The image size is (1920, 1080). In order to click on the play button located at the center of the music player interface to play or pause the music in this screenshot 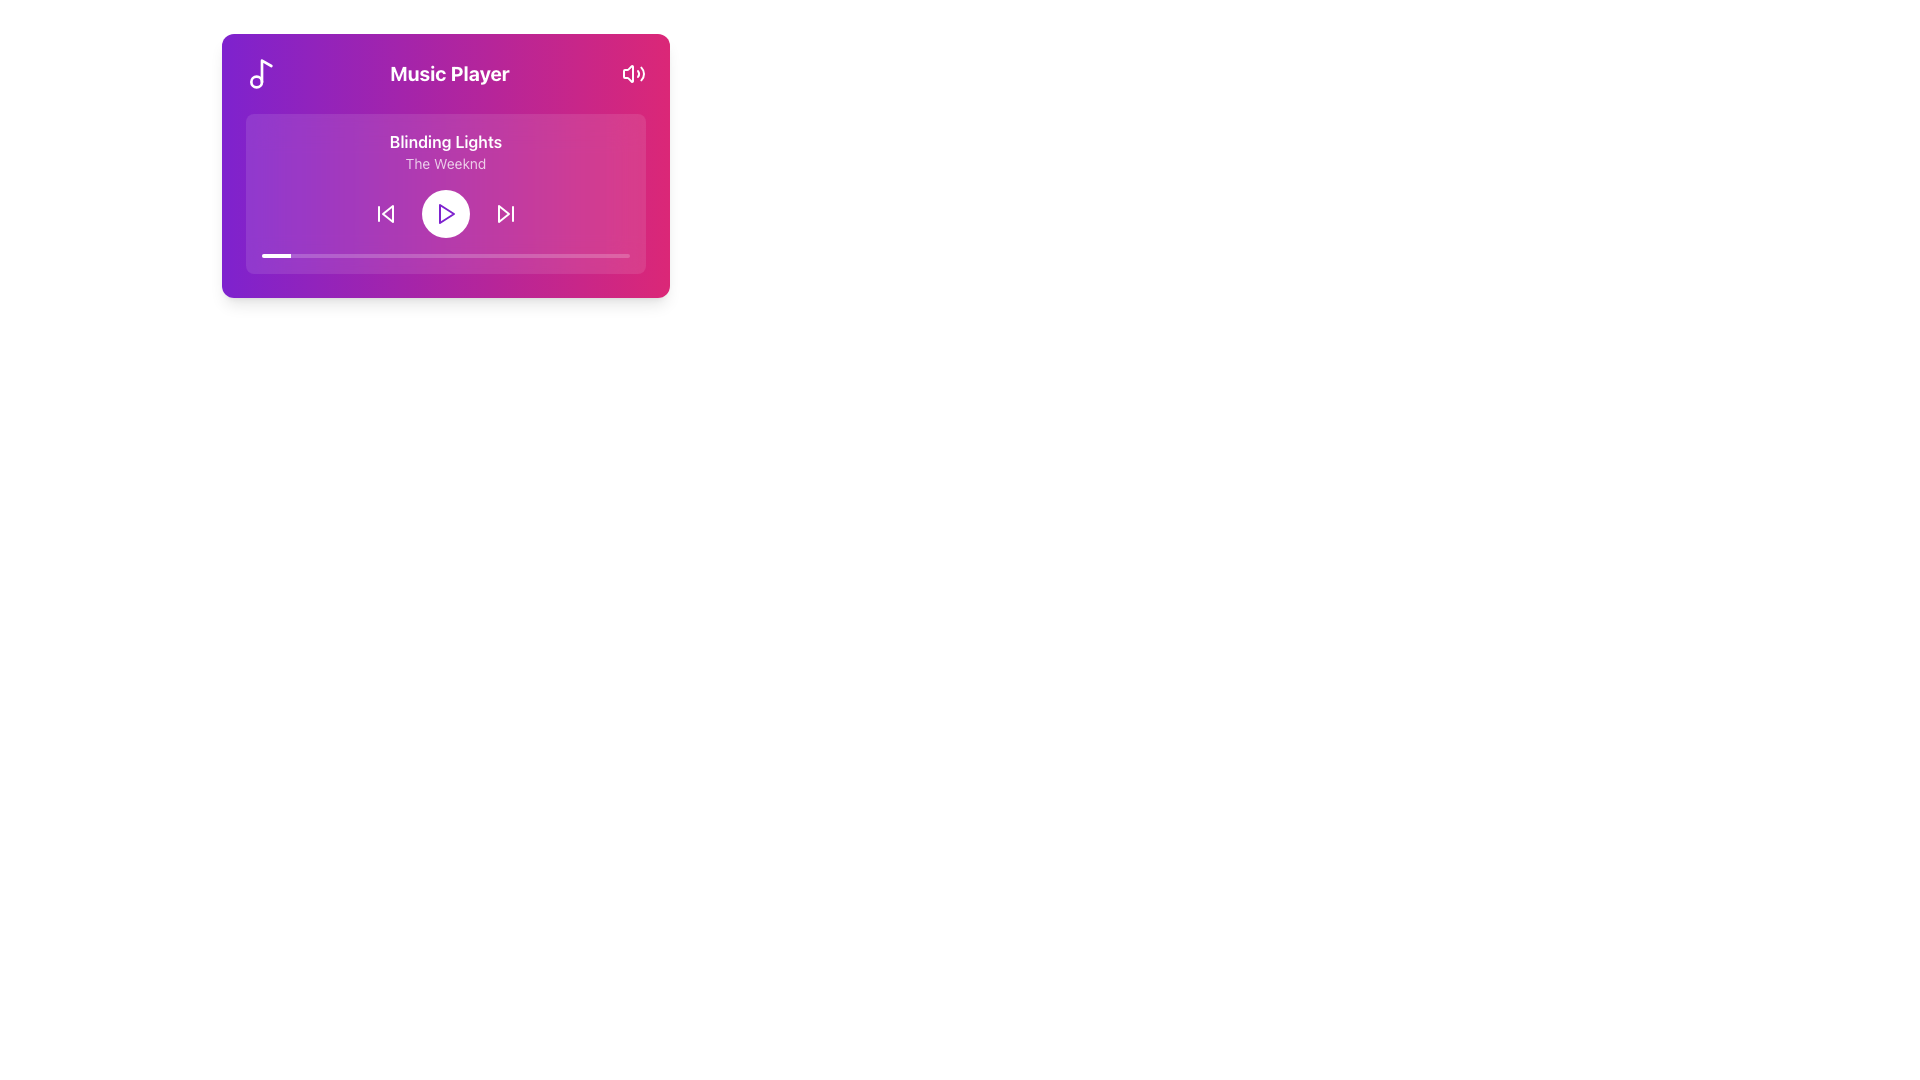, I will do `click(445, 213)`.